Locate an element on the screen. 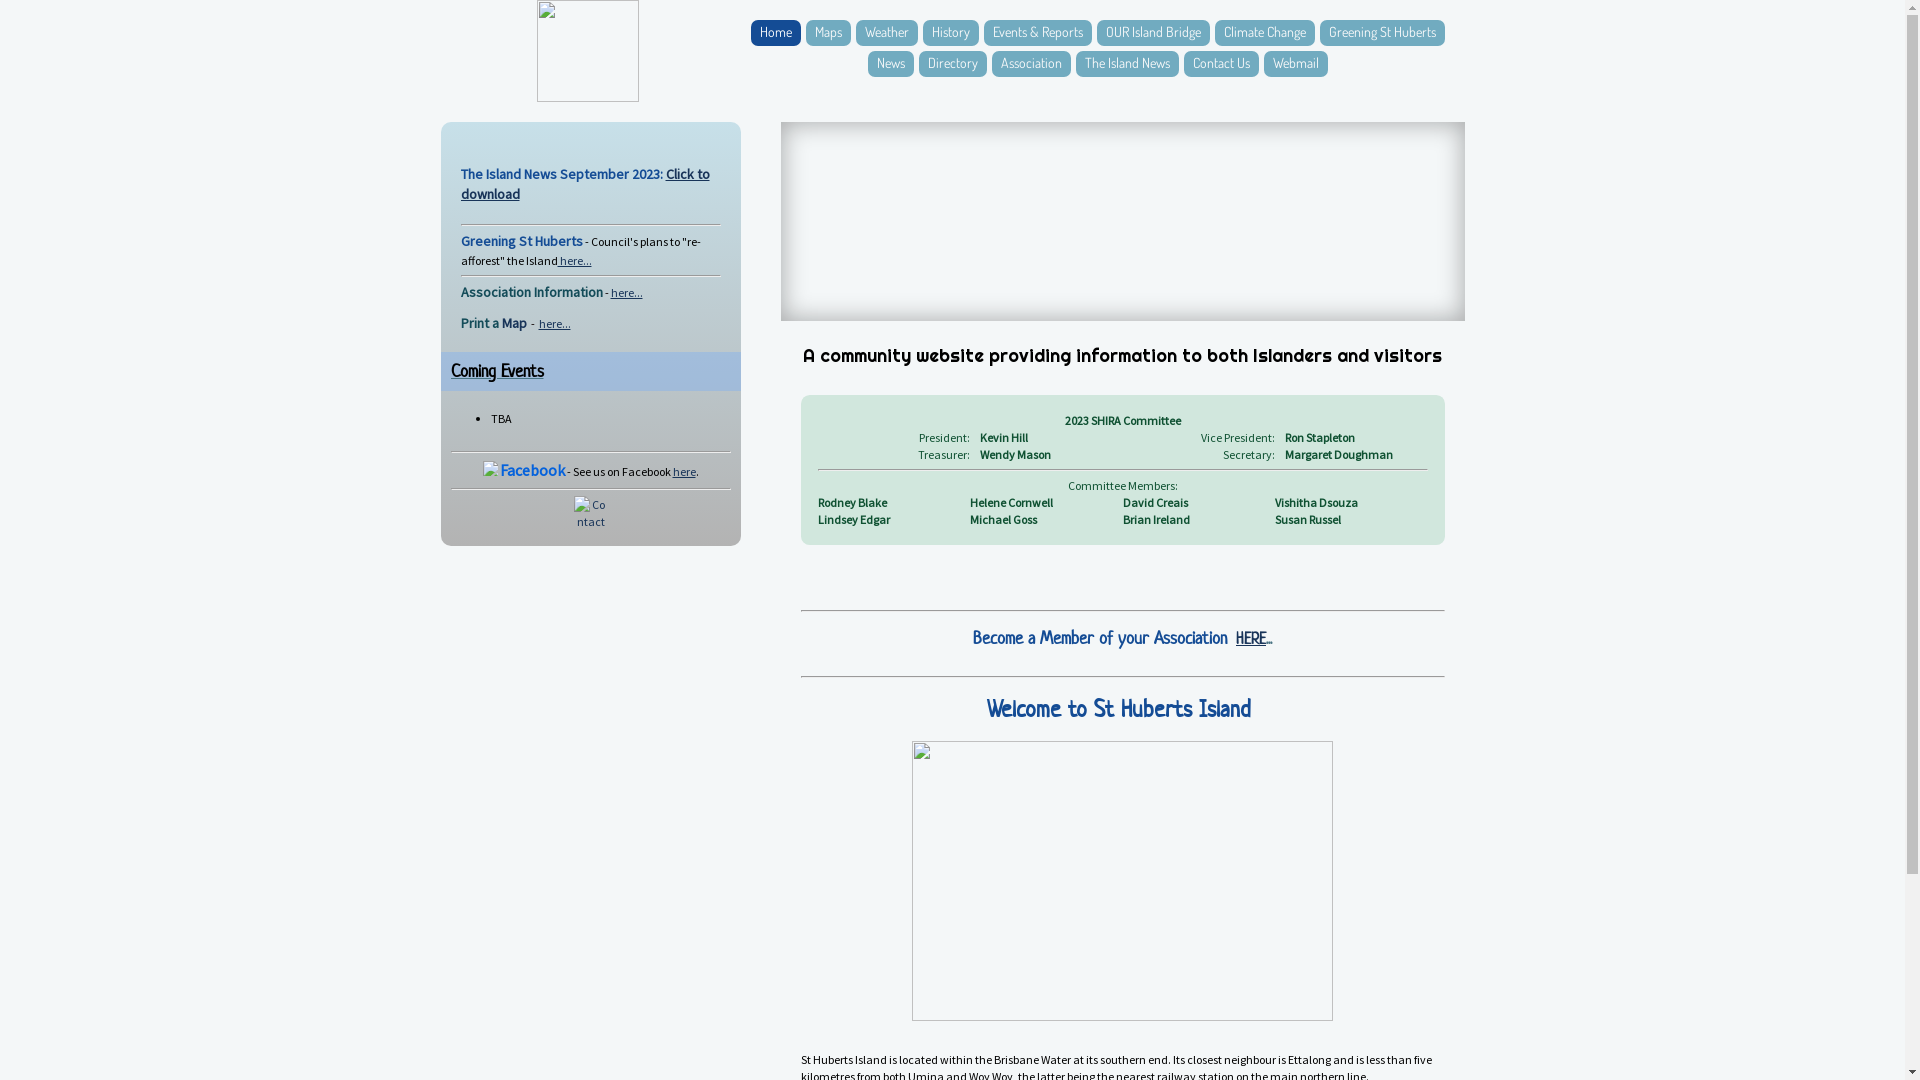 The image size is (1920, 1080). 'Association' is located at coordinates (992, 63).